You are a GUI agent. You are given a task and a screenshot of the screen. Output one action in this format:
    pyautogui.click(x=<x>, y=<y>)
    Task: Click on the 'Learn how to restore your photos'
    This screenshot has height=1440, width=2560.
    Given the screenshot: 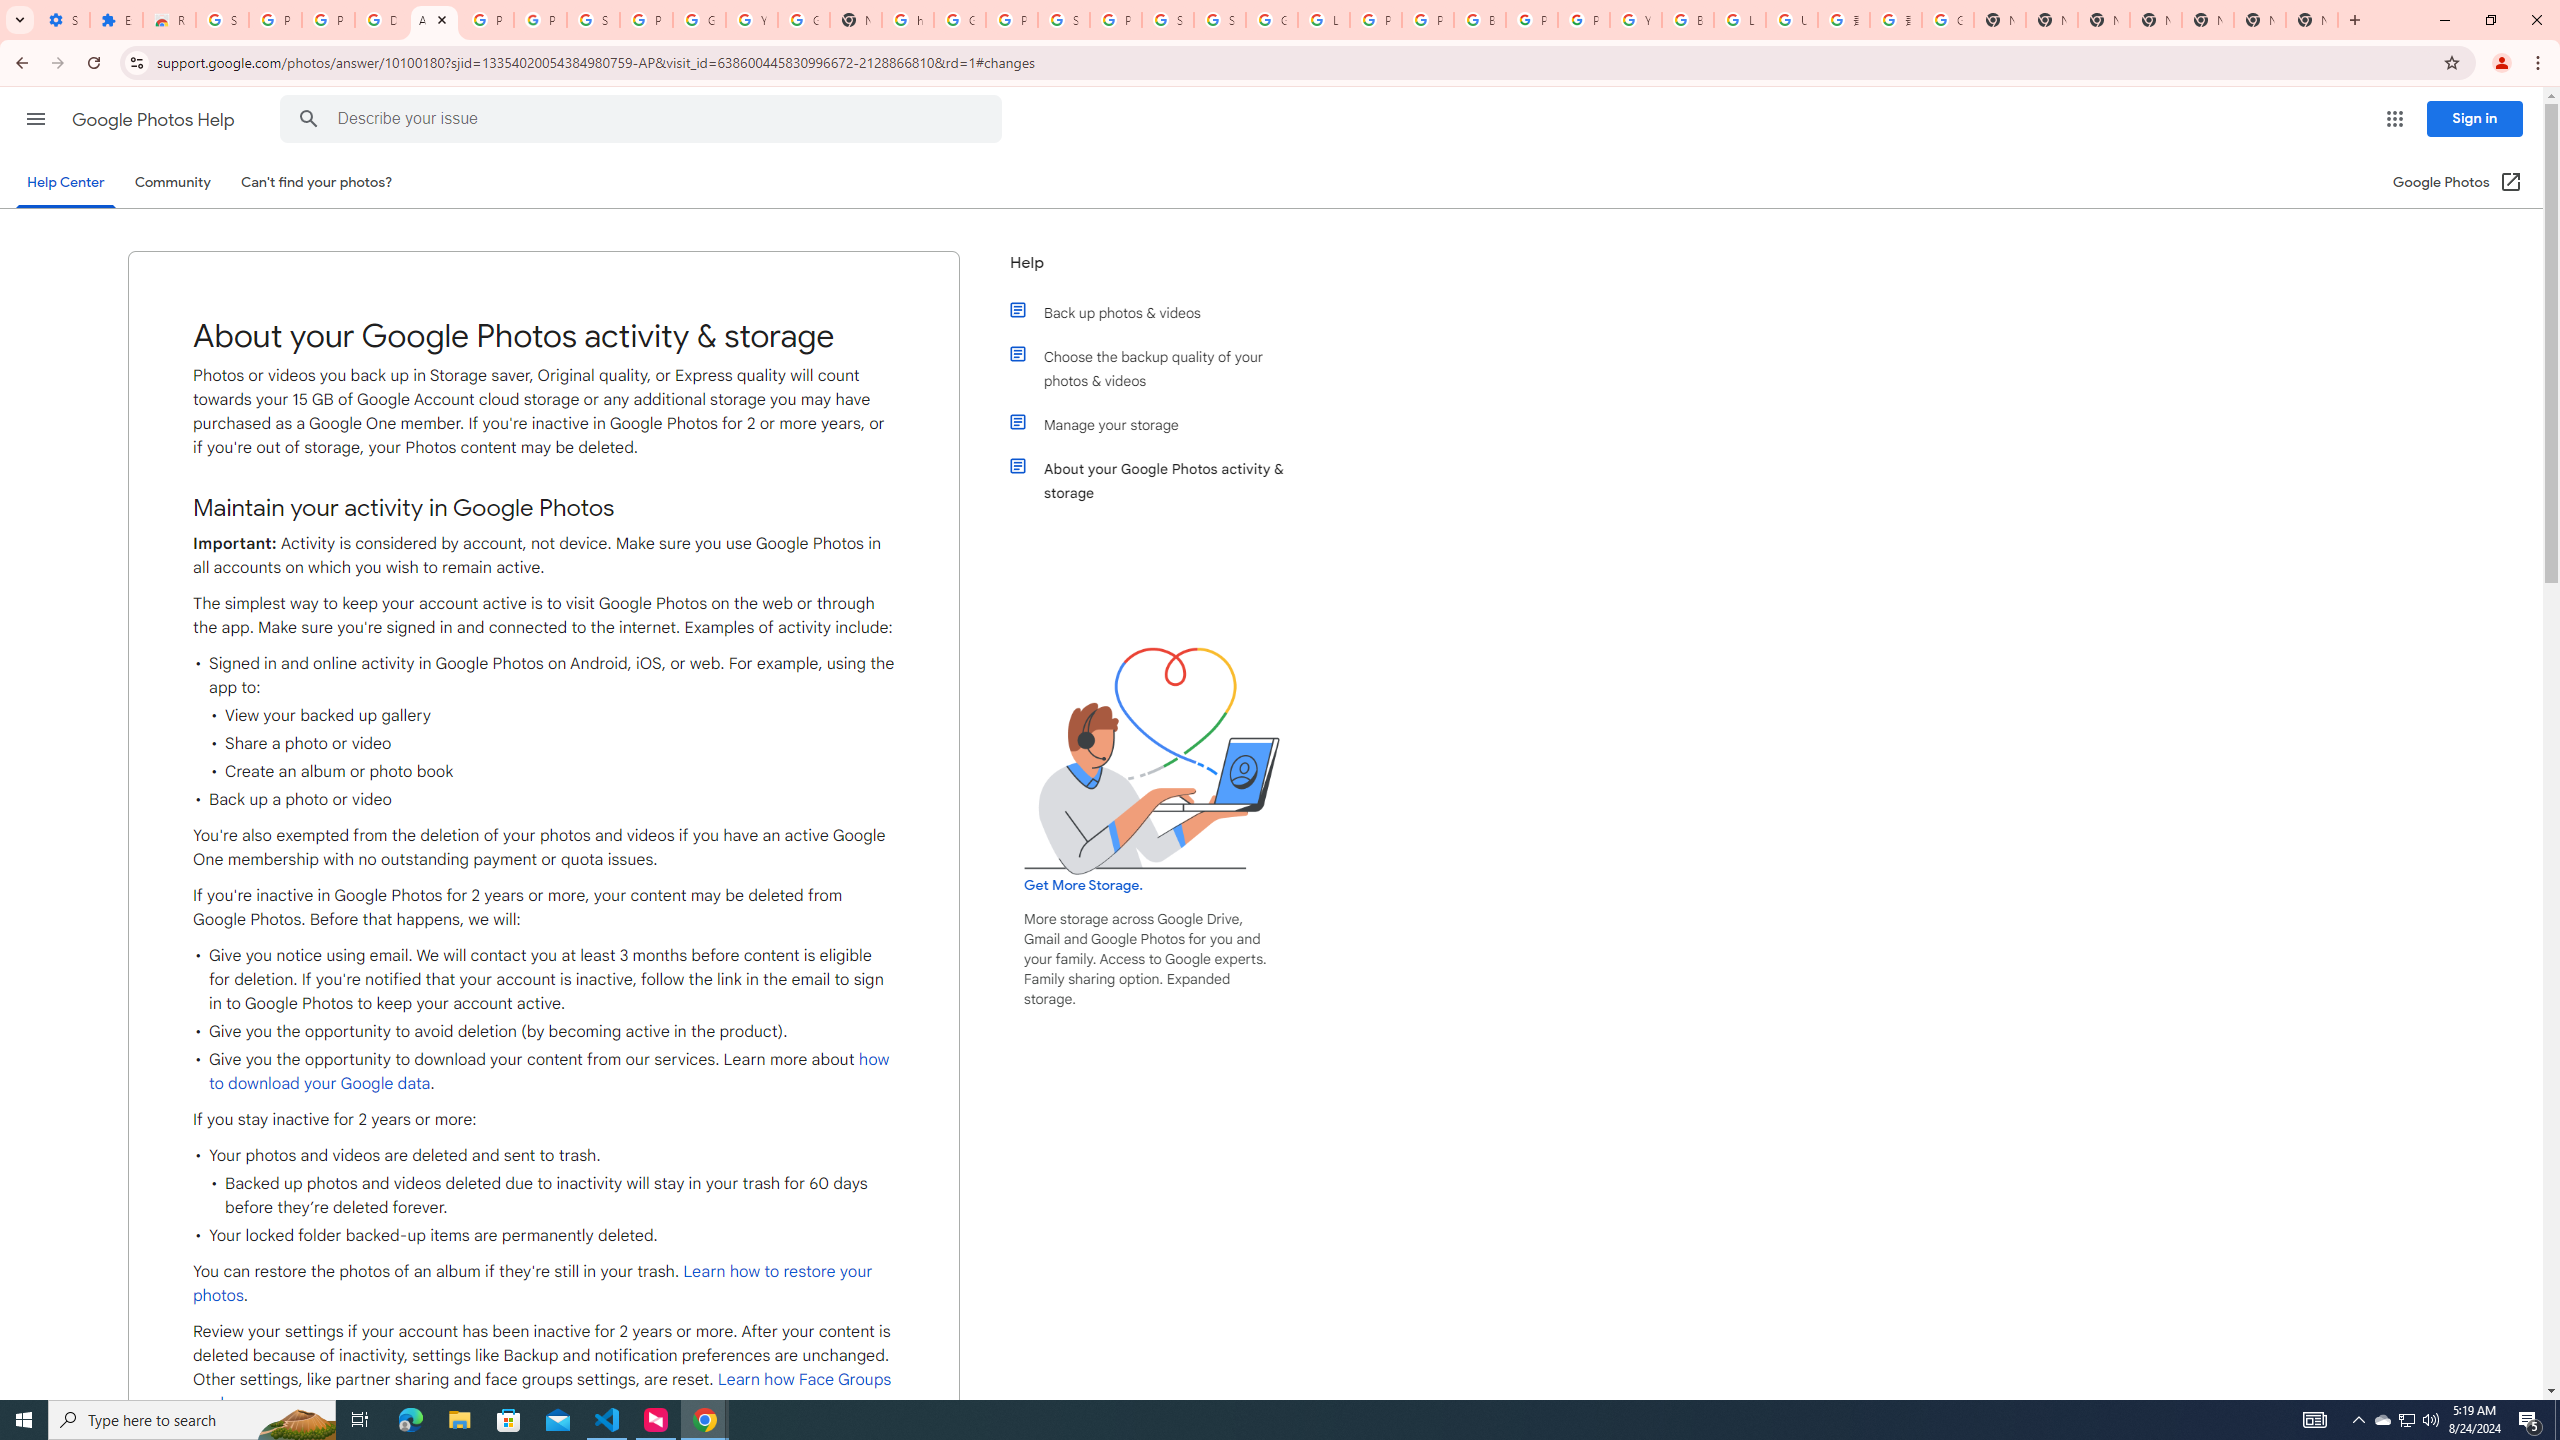 What is the action you would take?
    pyautogui.click(x=531, y=1282)
    